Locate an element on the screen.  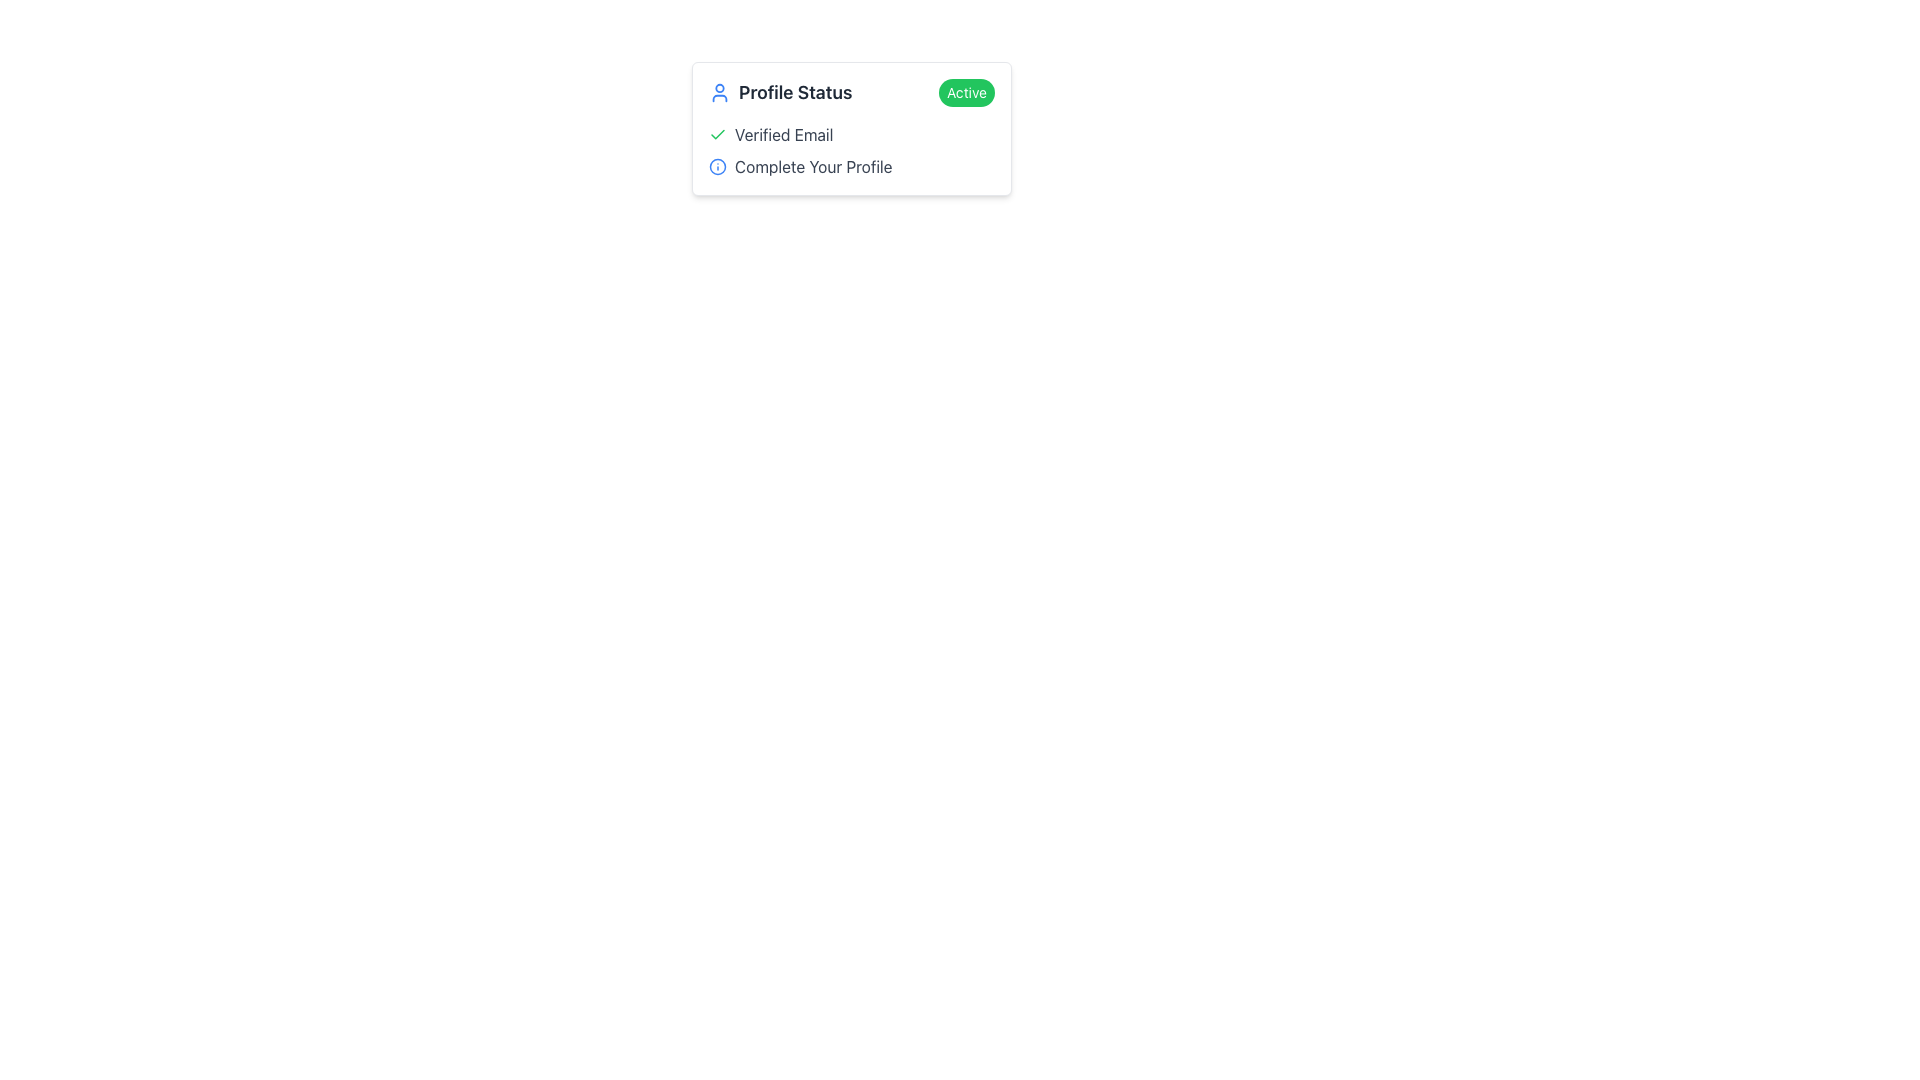
the informational icon next to the 'Complete Your Profile' label for more details is located at coordinates (851, 165).